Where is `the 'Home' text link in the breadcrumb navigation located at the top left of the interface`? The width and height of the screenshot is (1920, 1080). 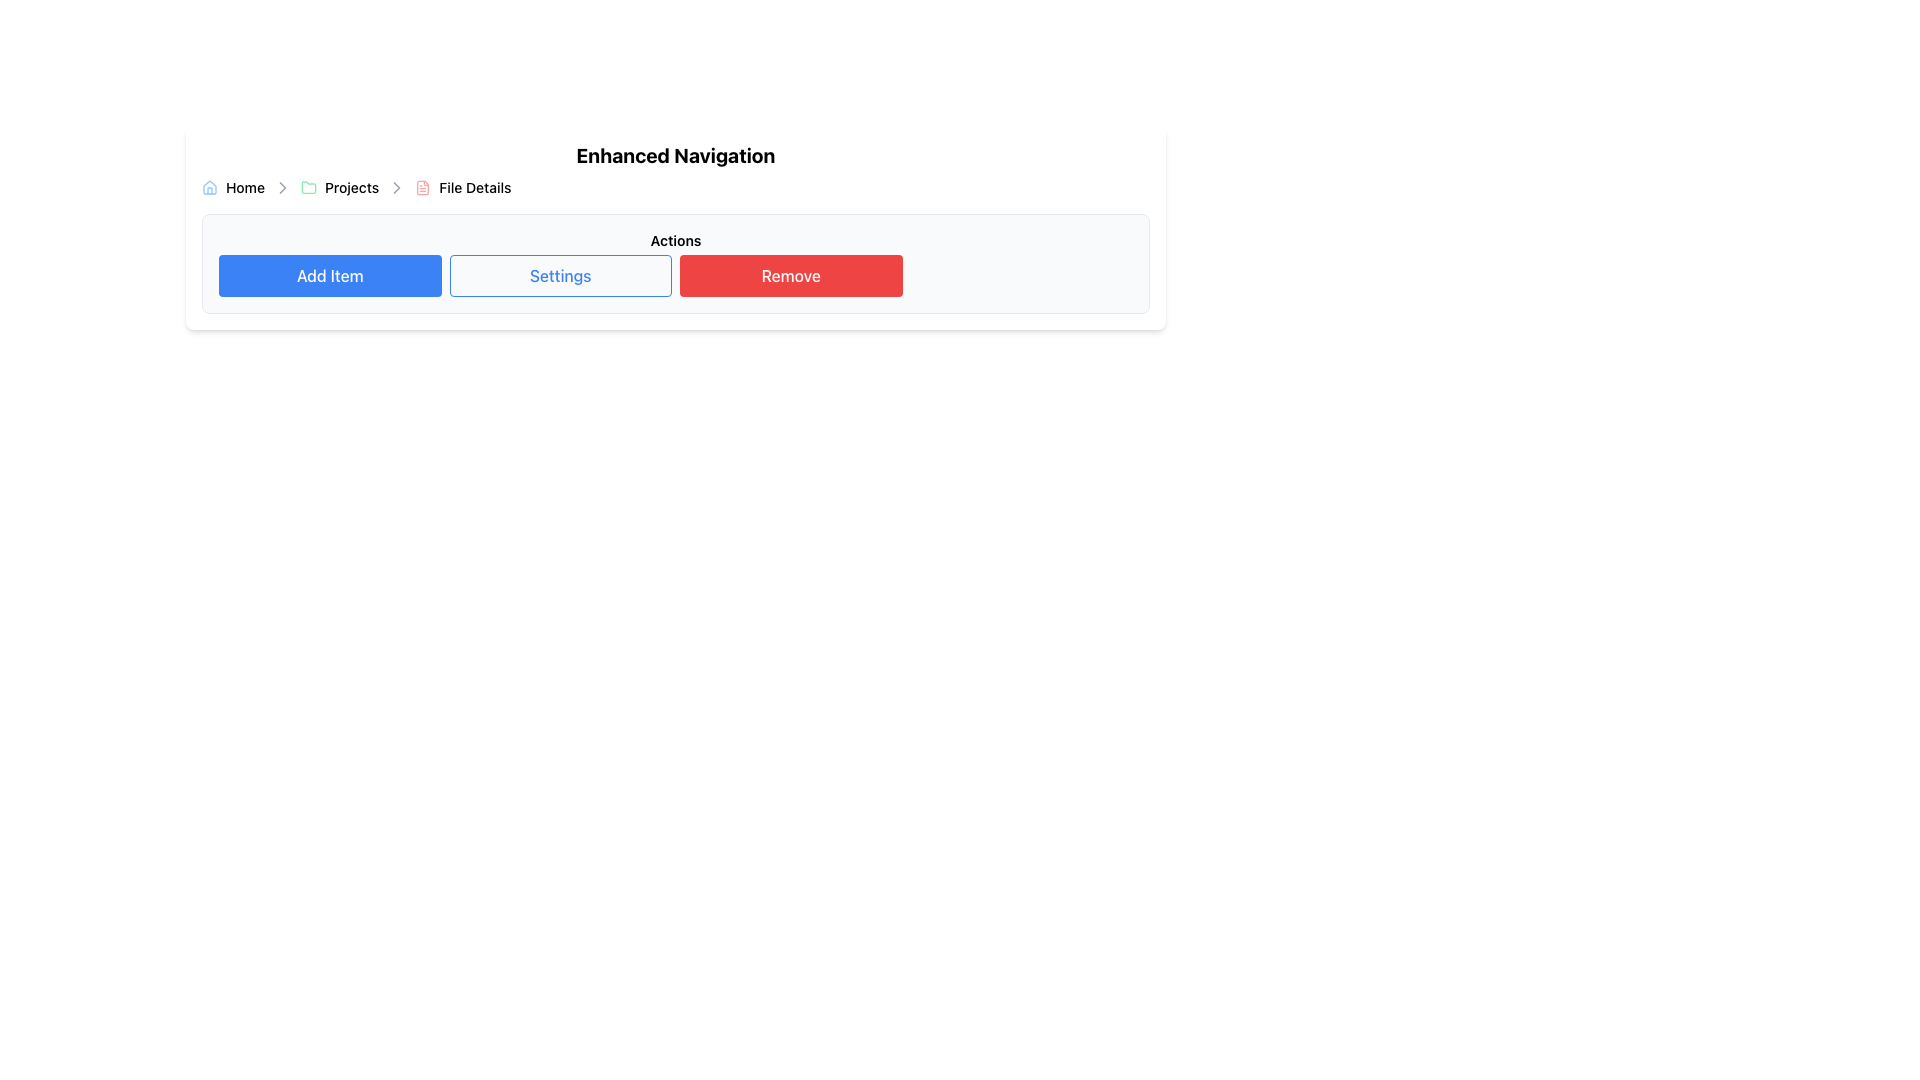 the 'Home' text link in the breadcrumb navigation located at the top left of the interface is located at coordinates (244, 188).